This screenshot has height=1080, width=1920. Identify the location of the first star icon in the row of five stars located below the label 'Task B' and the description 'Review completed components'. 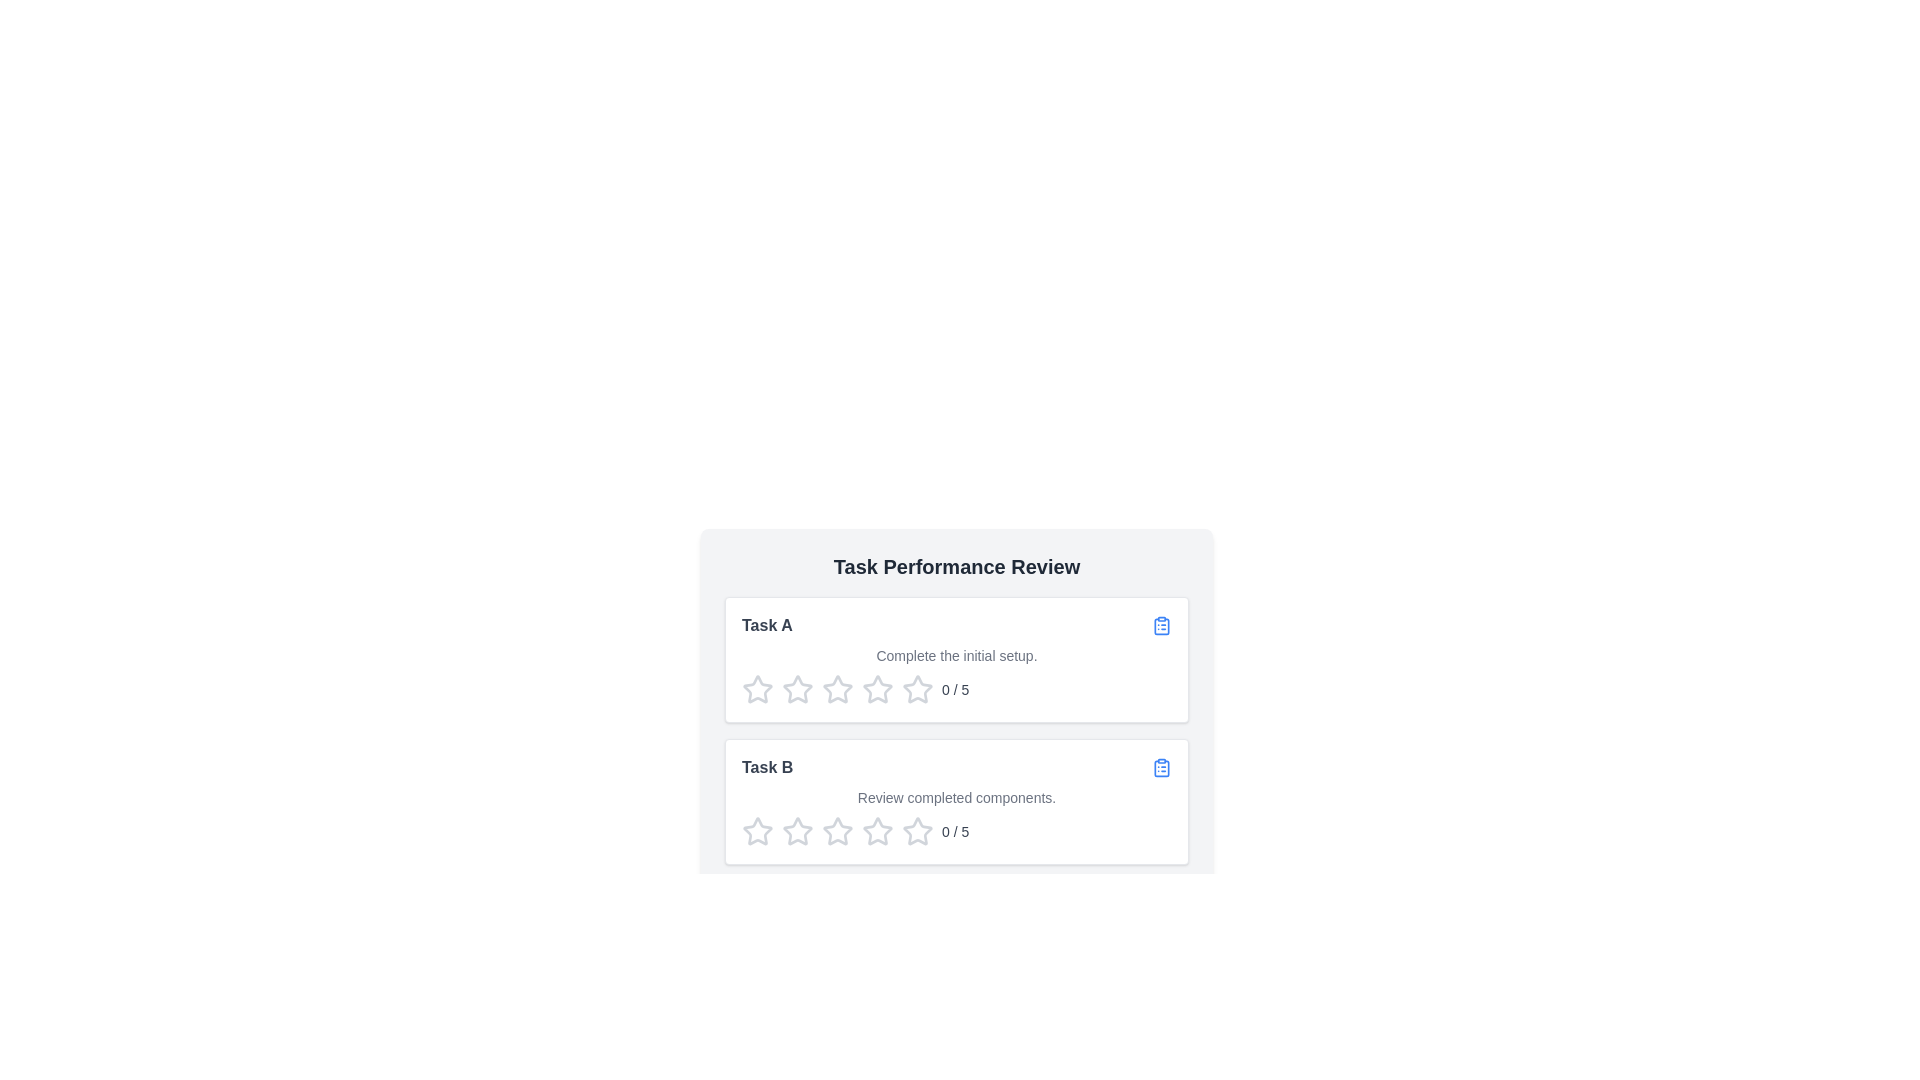
(796, 831).